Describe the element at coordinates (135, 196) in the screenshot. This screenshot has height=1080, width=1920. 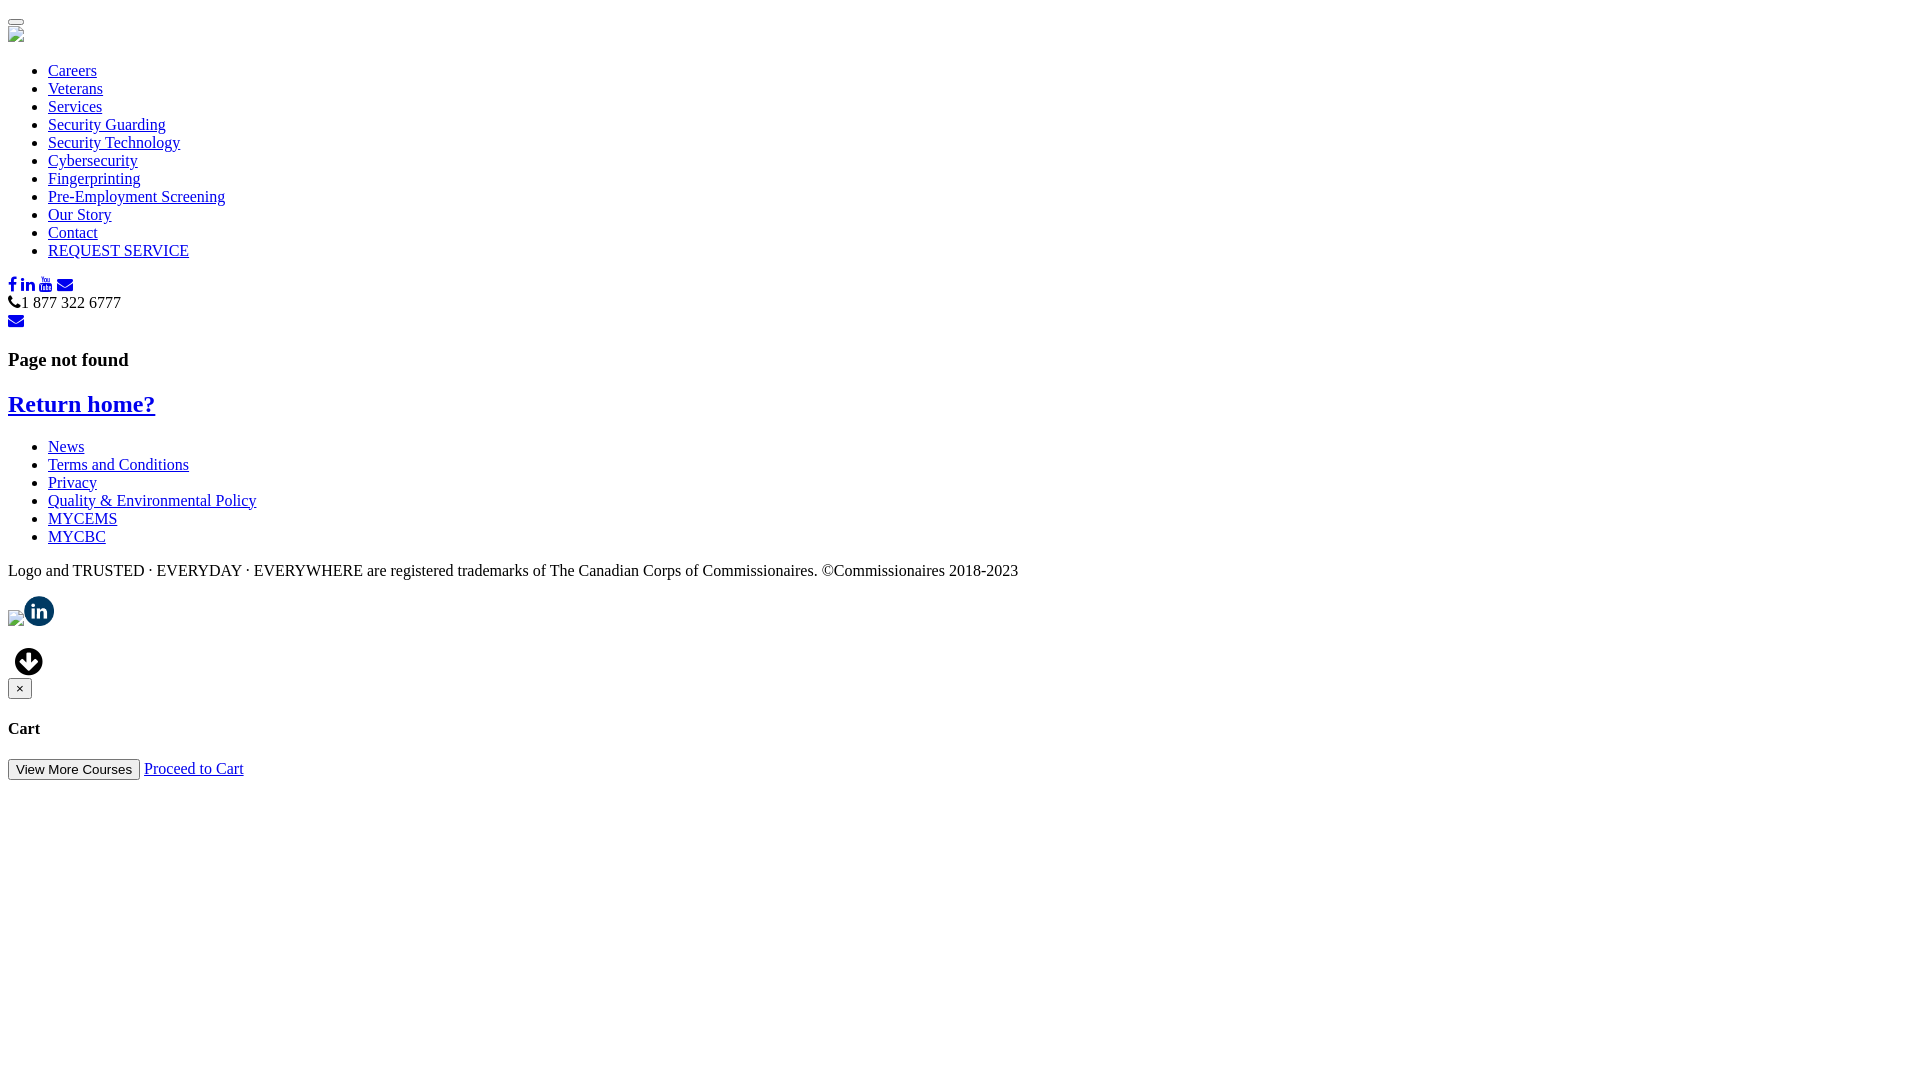
I see `'Pre-Employment Screening'` at that location.